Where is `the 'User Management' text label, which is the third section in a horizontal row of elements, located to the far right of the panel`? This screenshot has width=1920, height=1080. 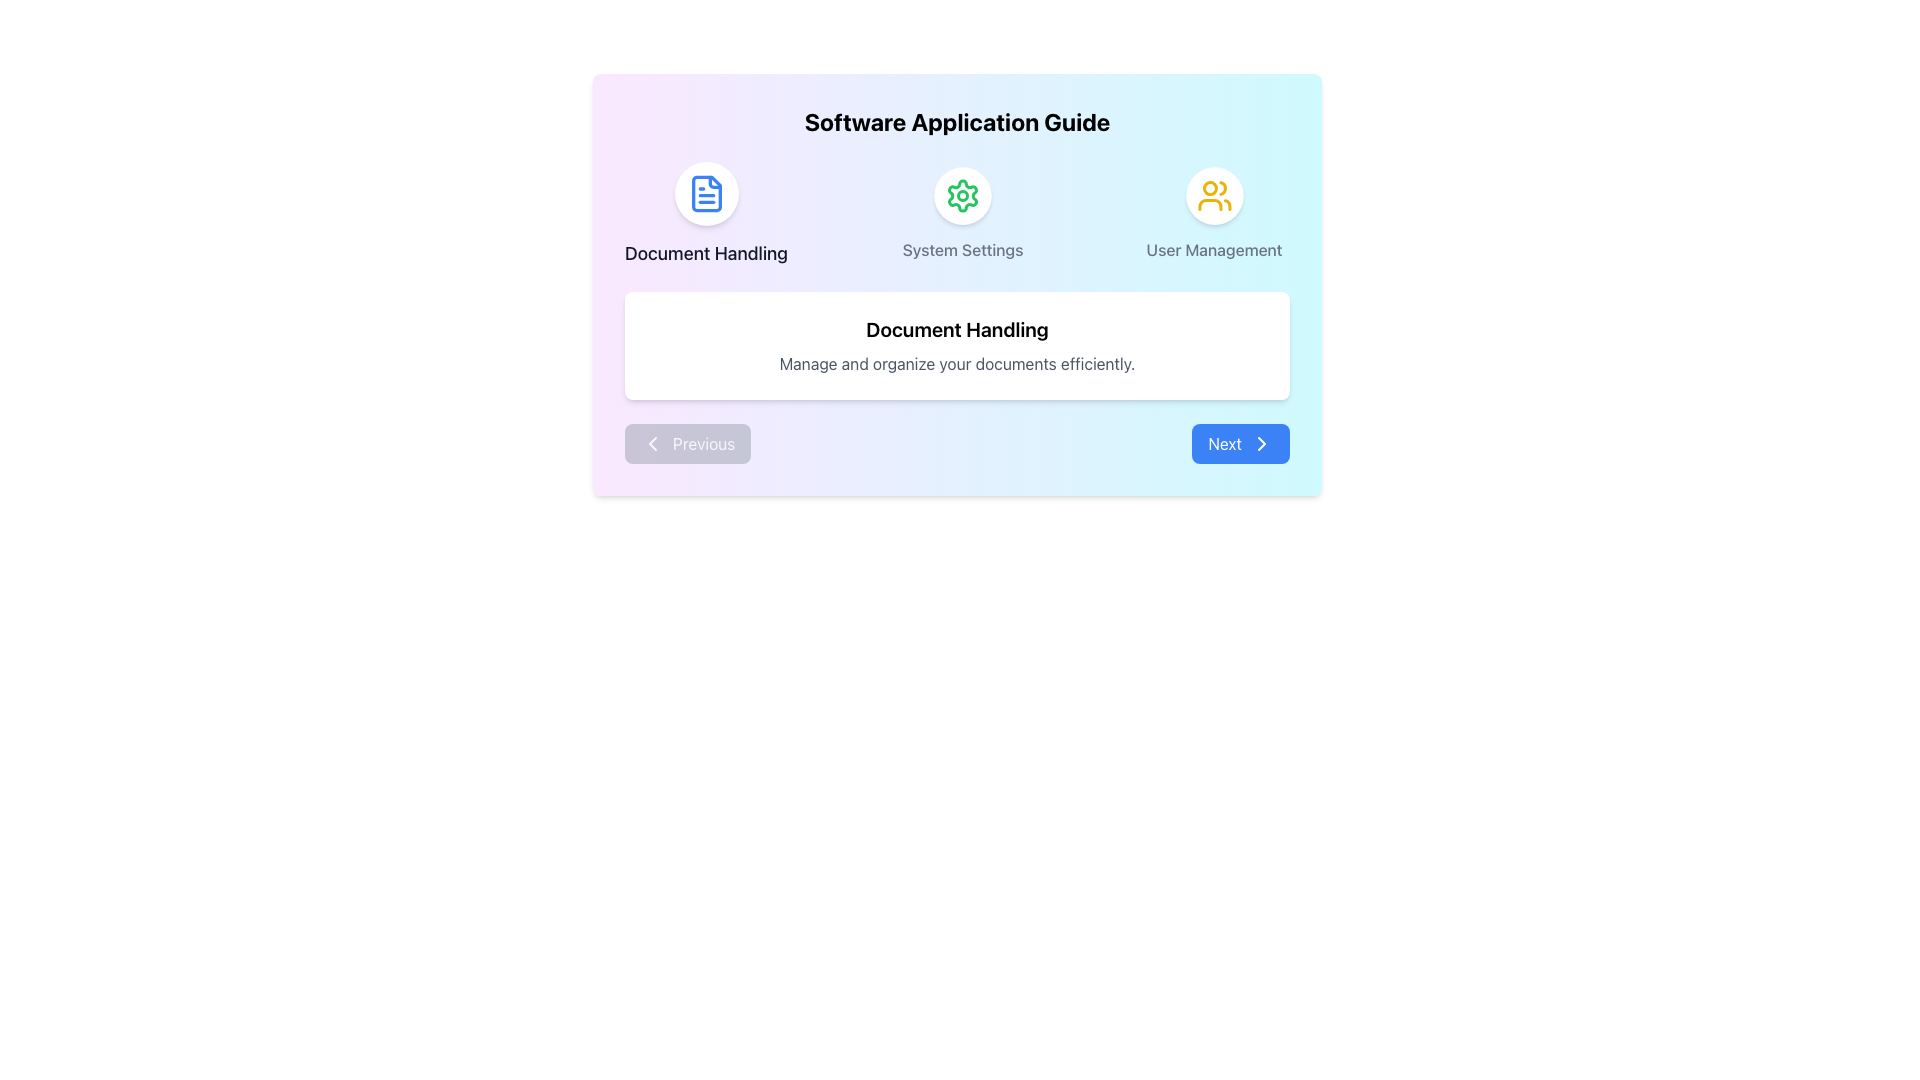 the 'User Management' text label, which is the third section in a horizontal row of elements, located to the far right of the panel is located at coordinates (1213, 249).